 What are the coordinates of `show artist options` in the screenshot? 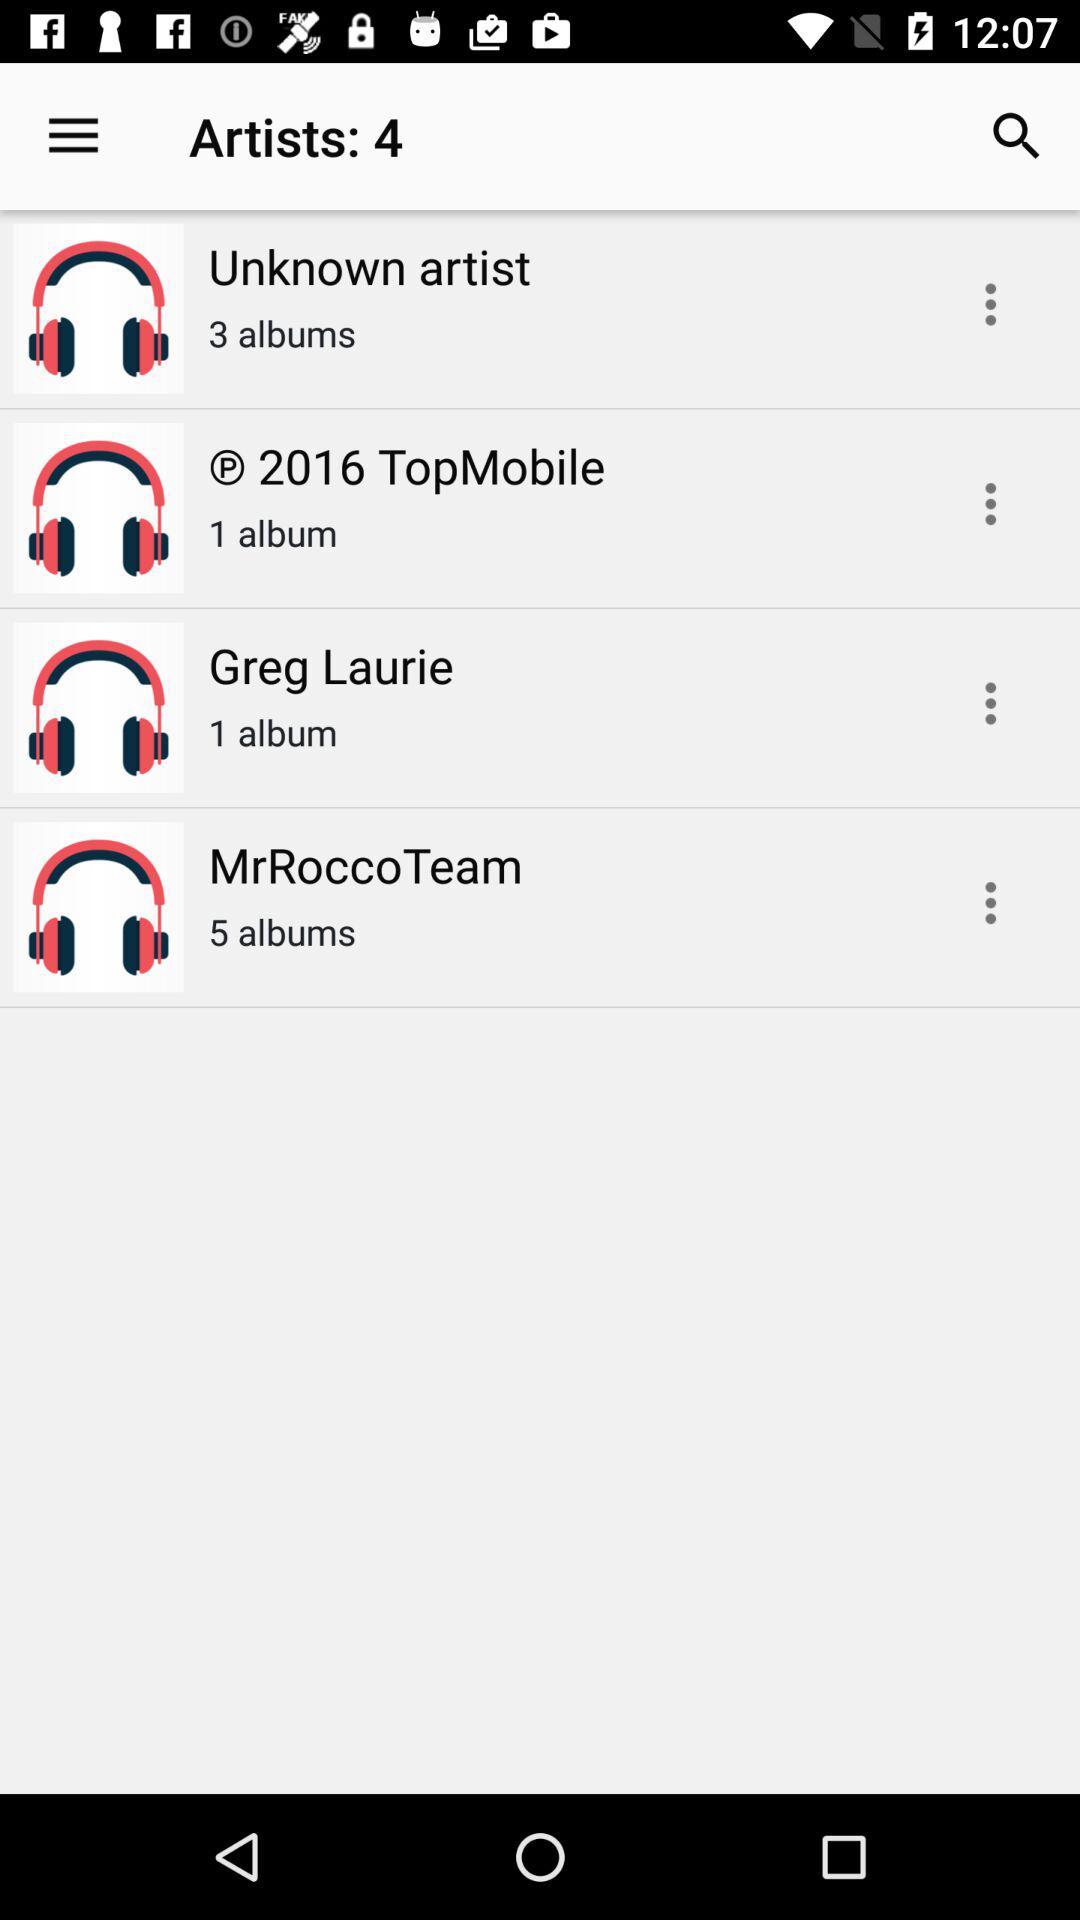 It's located at (990, 303).